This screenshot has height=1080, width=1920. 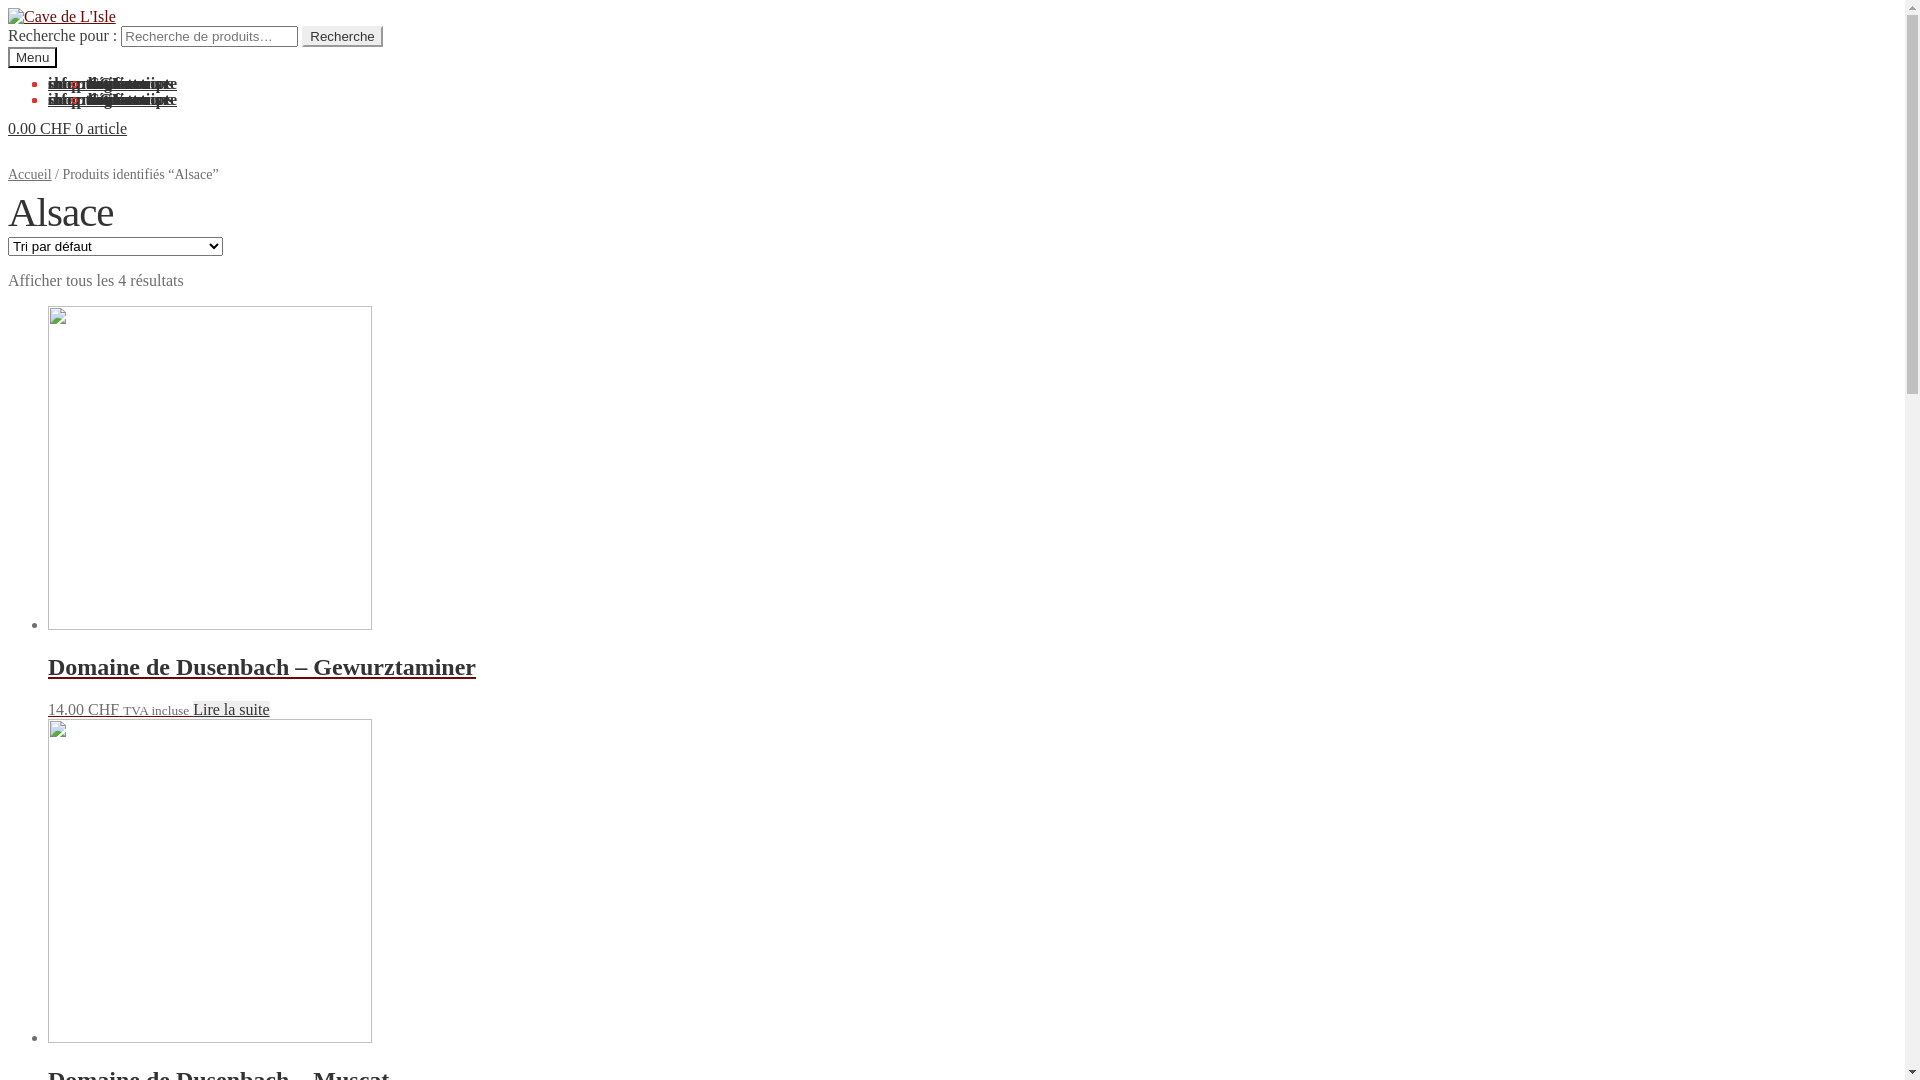 I want to click on 'horaires', so click(x=86, y=99).